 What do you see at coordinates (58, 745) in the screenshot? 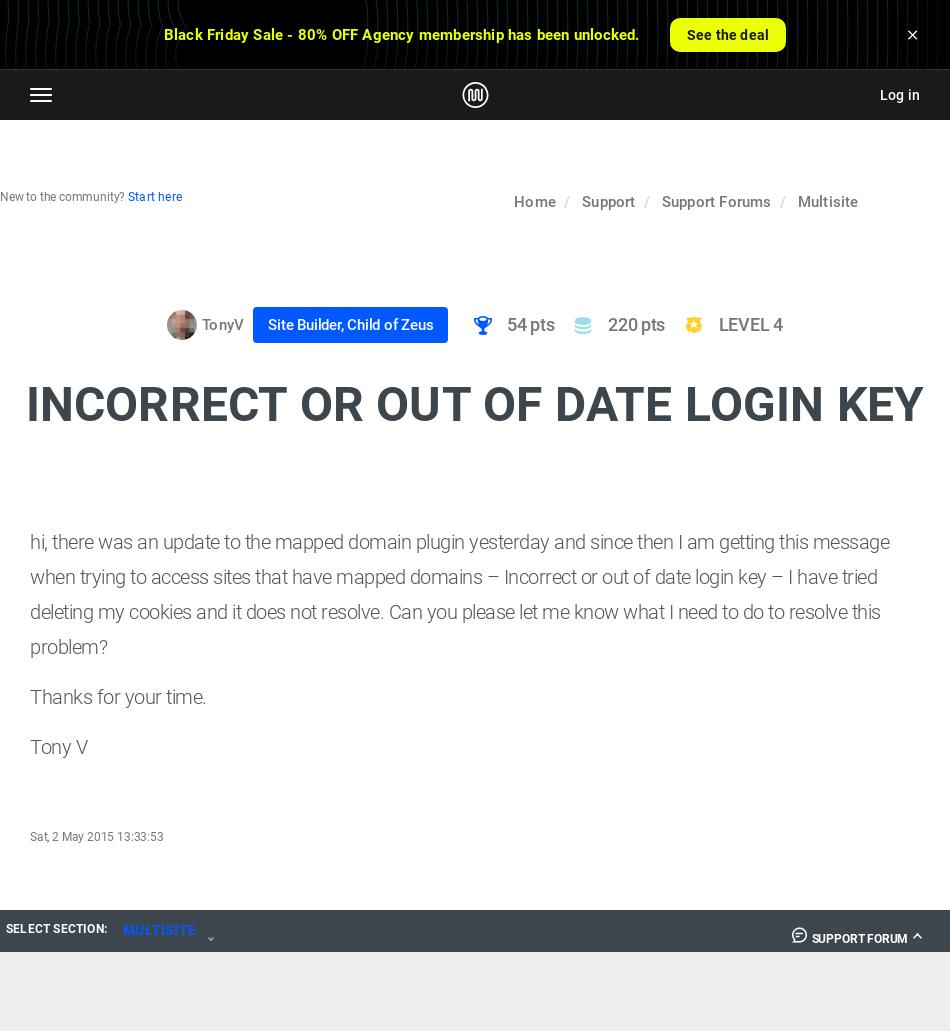
I see `'Tony V'` at bounding box center [58, 745].